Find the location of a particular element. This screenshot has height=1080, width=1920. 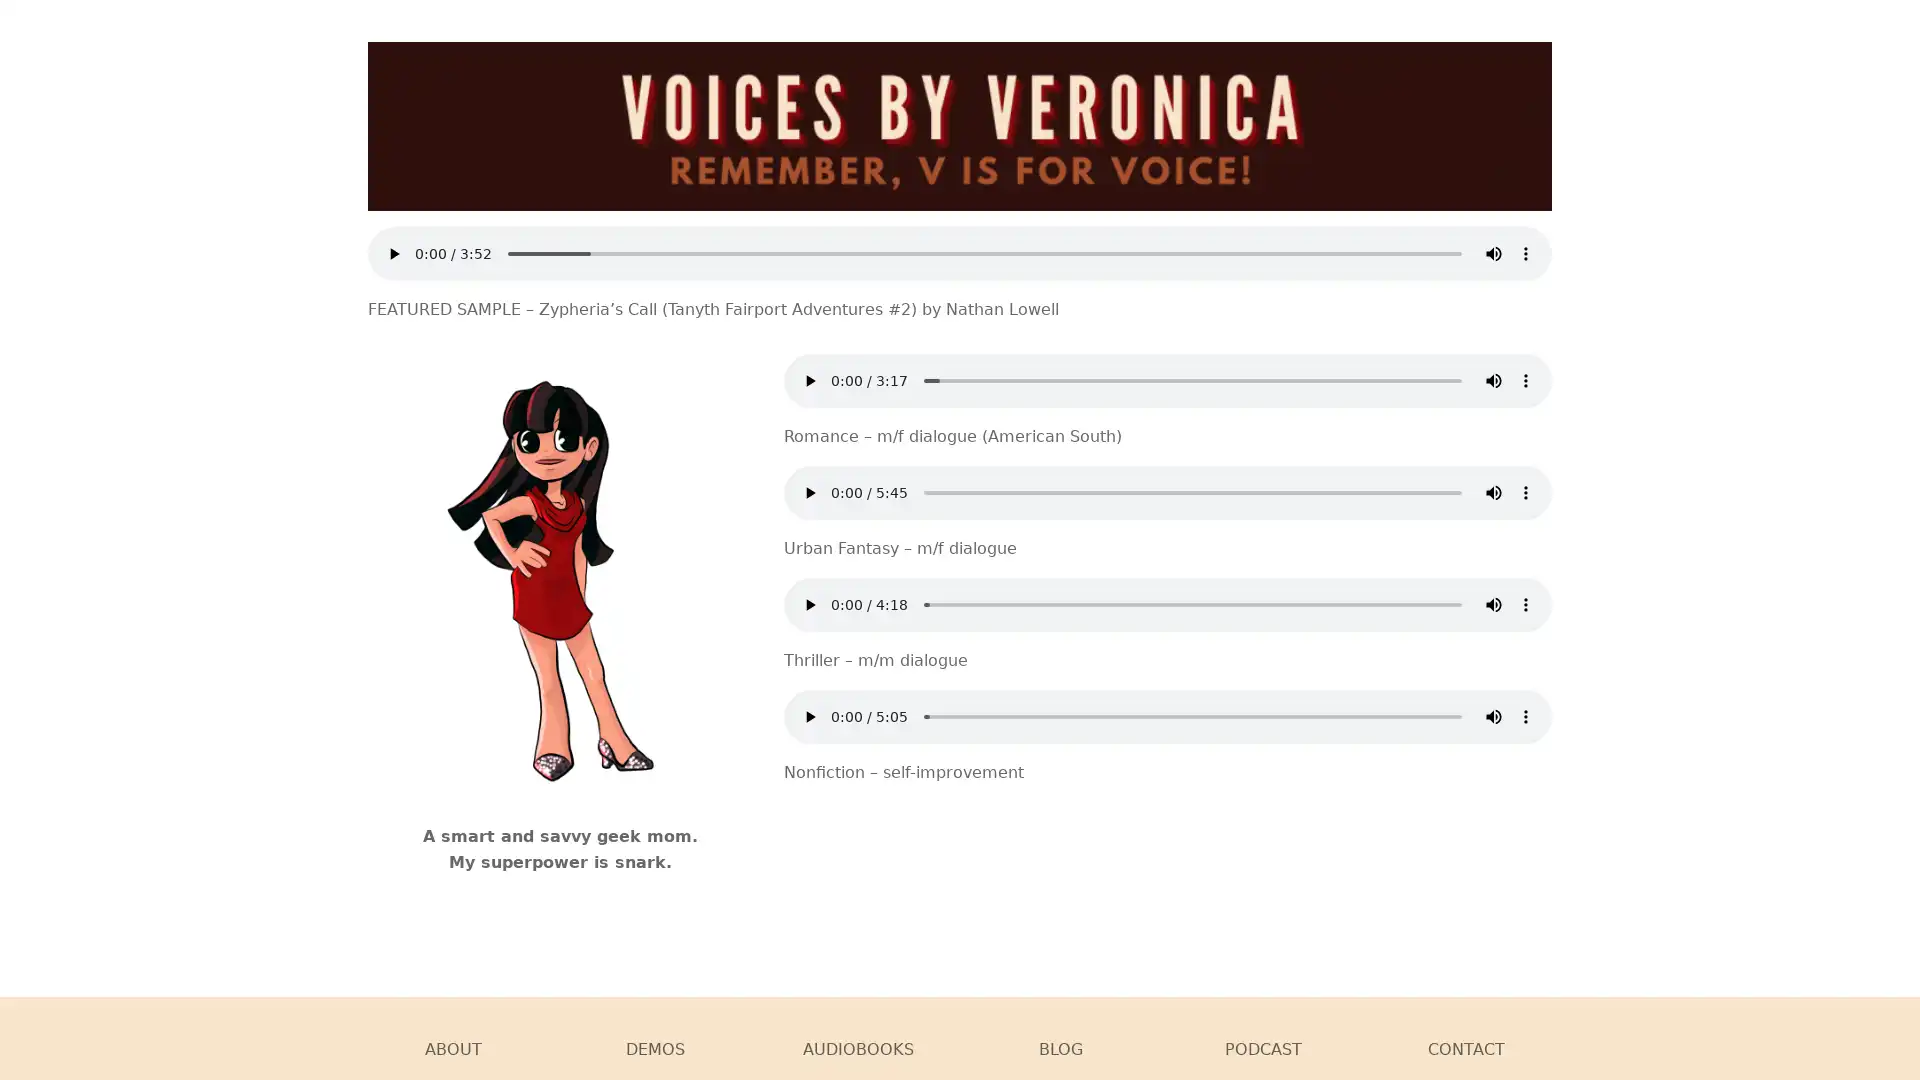

mute is located at coordinates (1493, 604).